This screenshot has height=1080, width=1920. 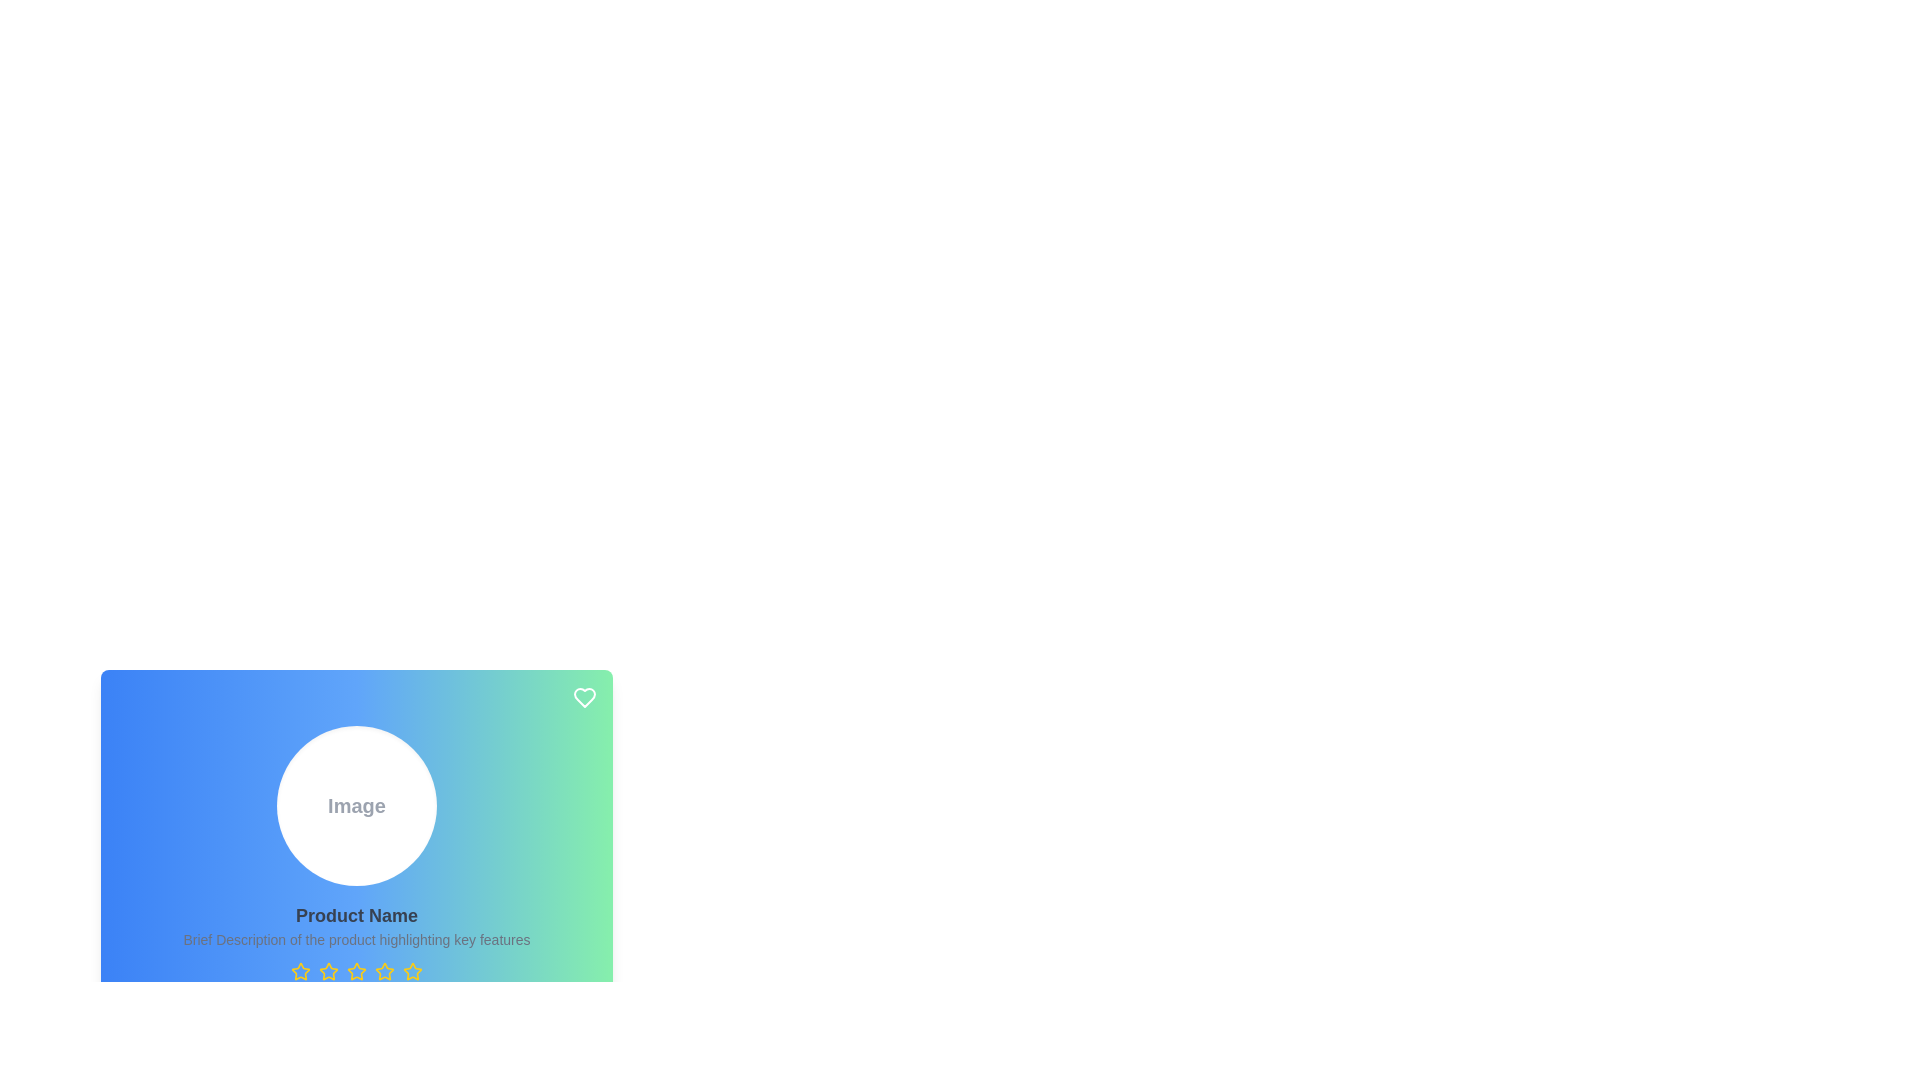 What do you see at coordinates (356, 971) in the screenshot?
I see `the fourth star rating icon located at the bottom center of the product card` at bounding box center [356, 971].